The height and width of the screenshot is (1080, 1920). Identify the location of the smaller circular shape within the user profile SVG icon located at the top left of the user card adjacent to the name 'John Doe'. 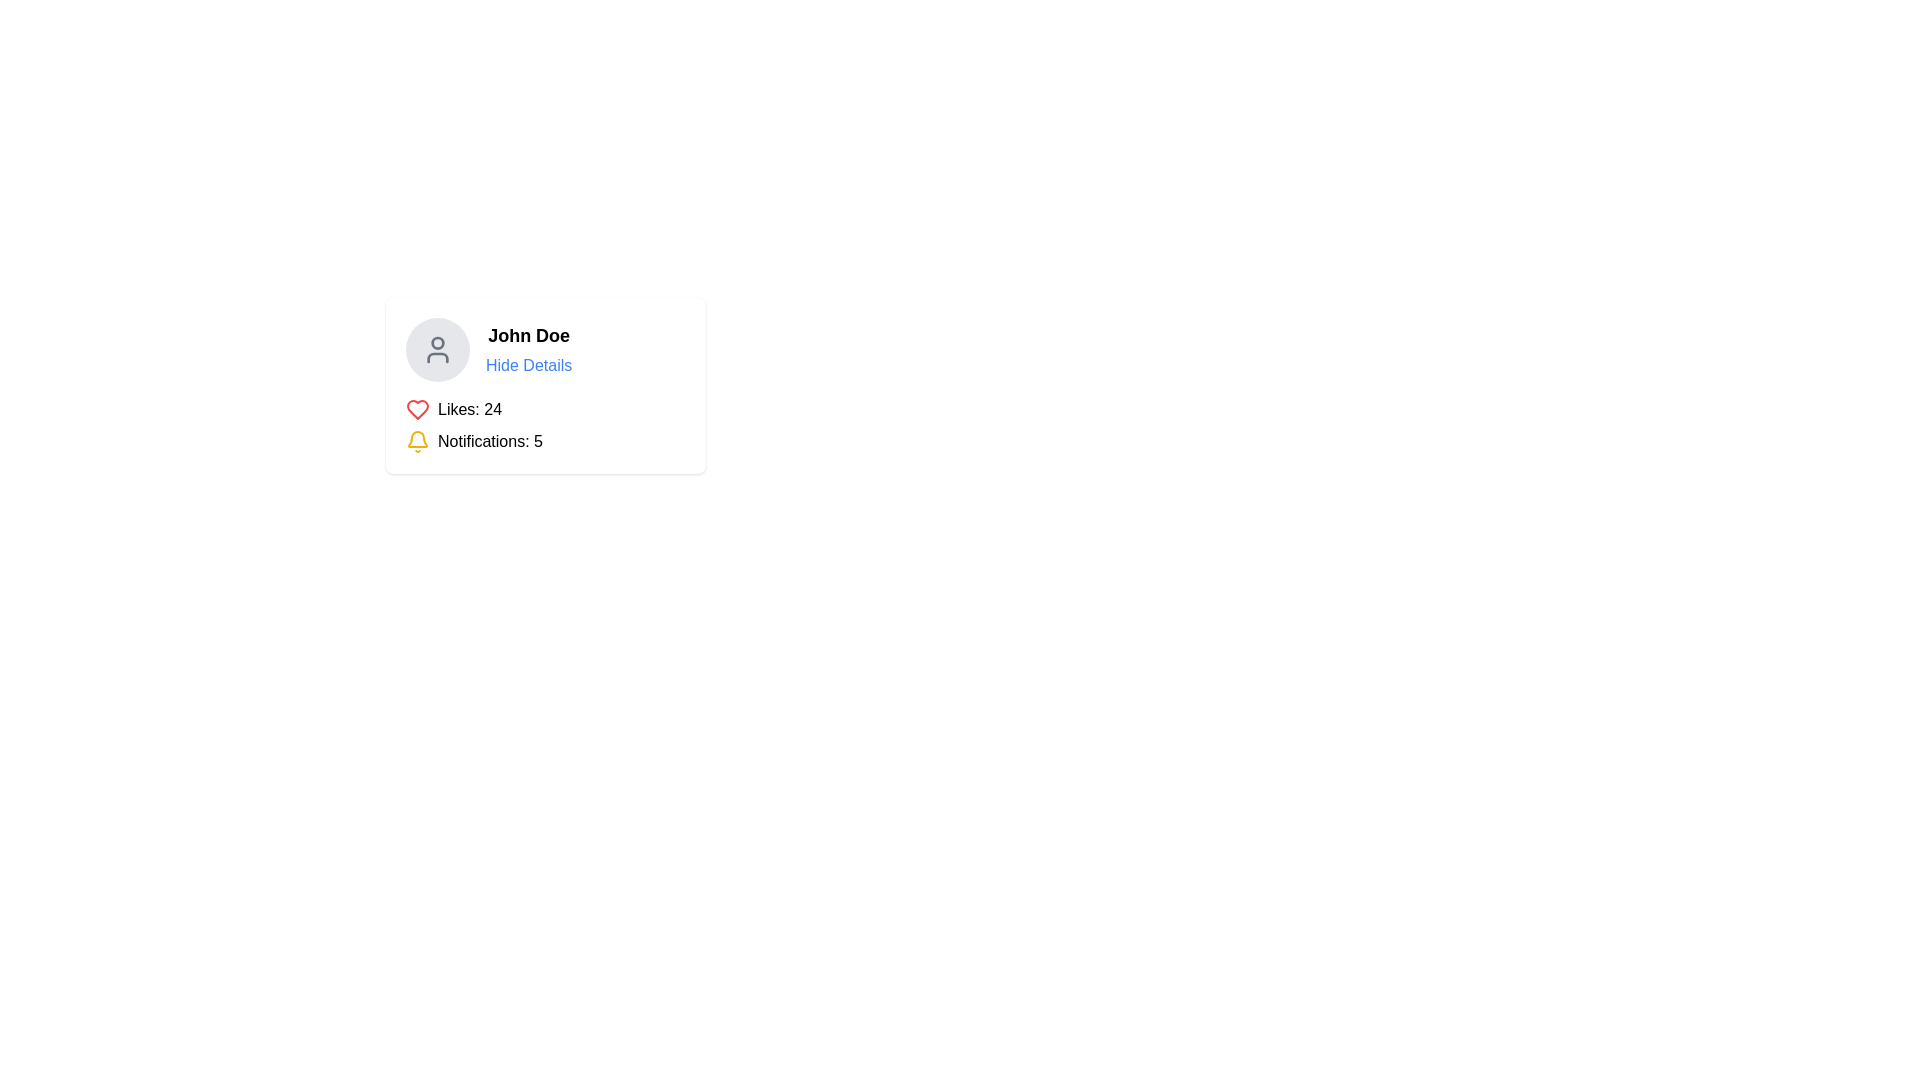
(436, 342).